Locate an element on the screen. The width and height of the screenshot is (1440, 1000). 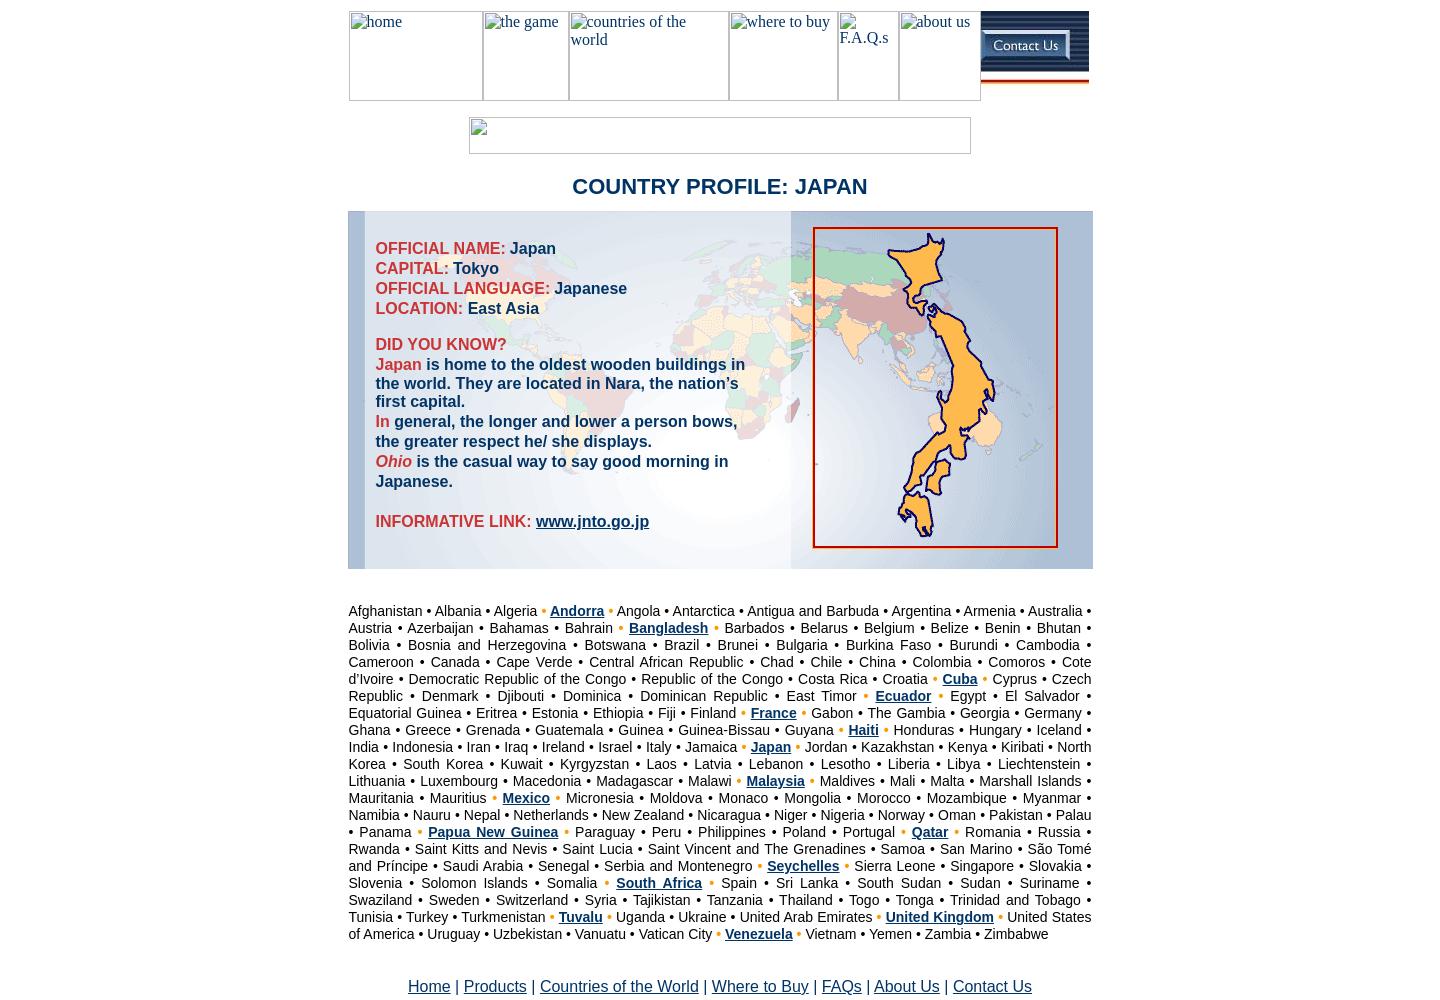
'Afghanistan • Albania • Algeria' is located at coordinates (444, 610).